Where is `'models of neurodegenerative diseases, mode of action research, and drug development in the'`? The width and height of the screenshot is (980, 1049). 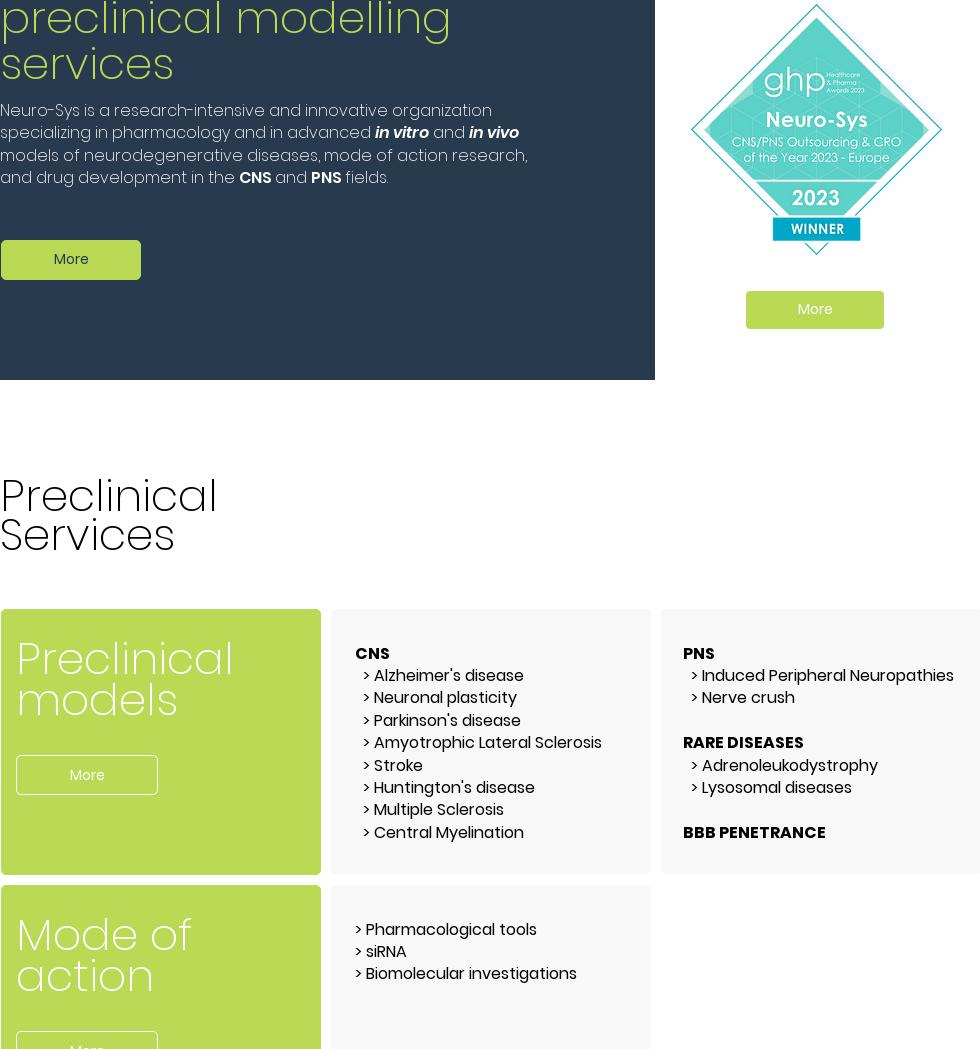
'models of neurodegenerative diseases, mode of action research, and drug development in the' is located at coordinates (263, 164).